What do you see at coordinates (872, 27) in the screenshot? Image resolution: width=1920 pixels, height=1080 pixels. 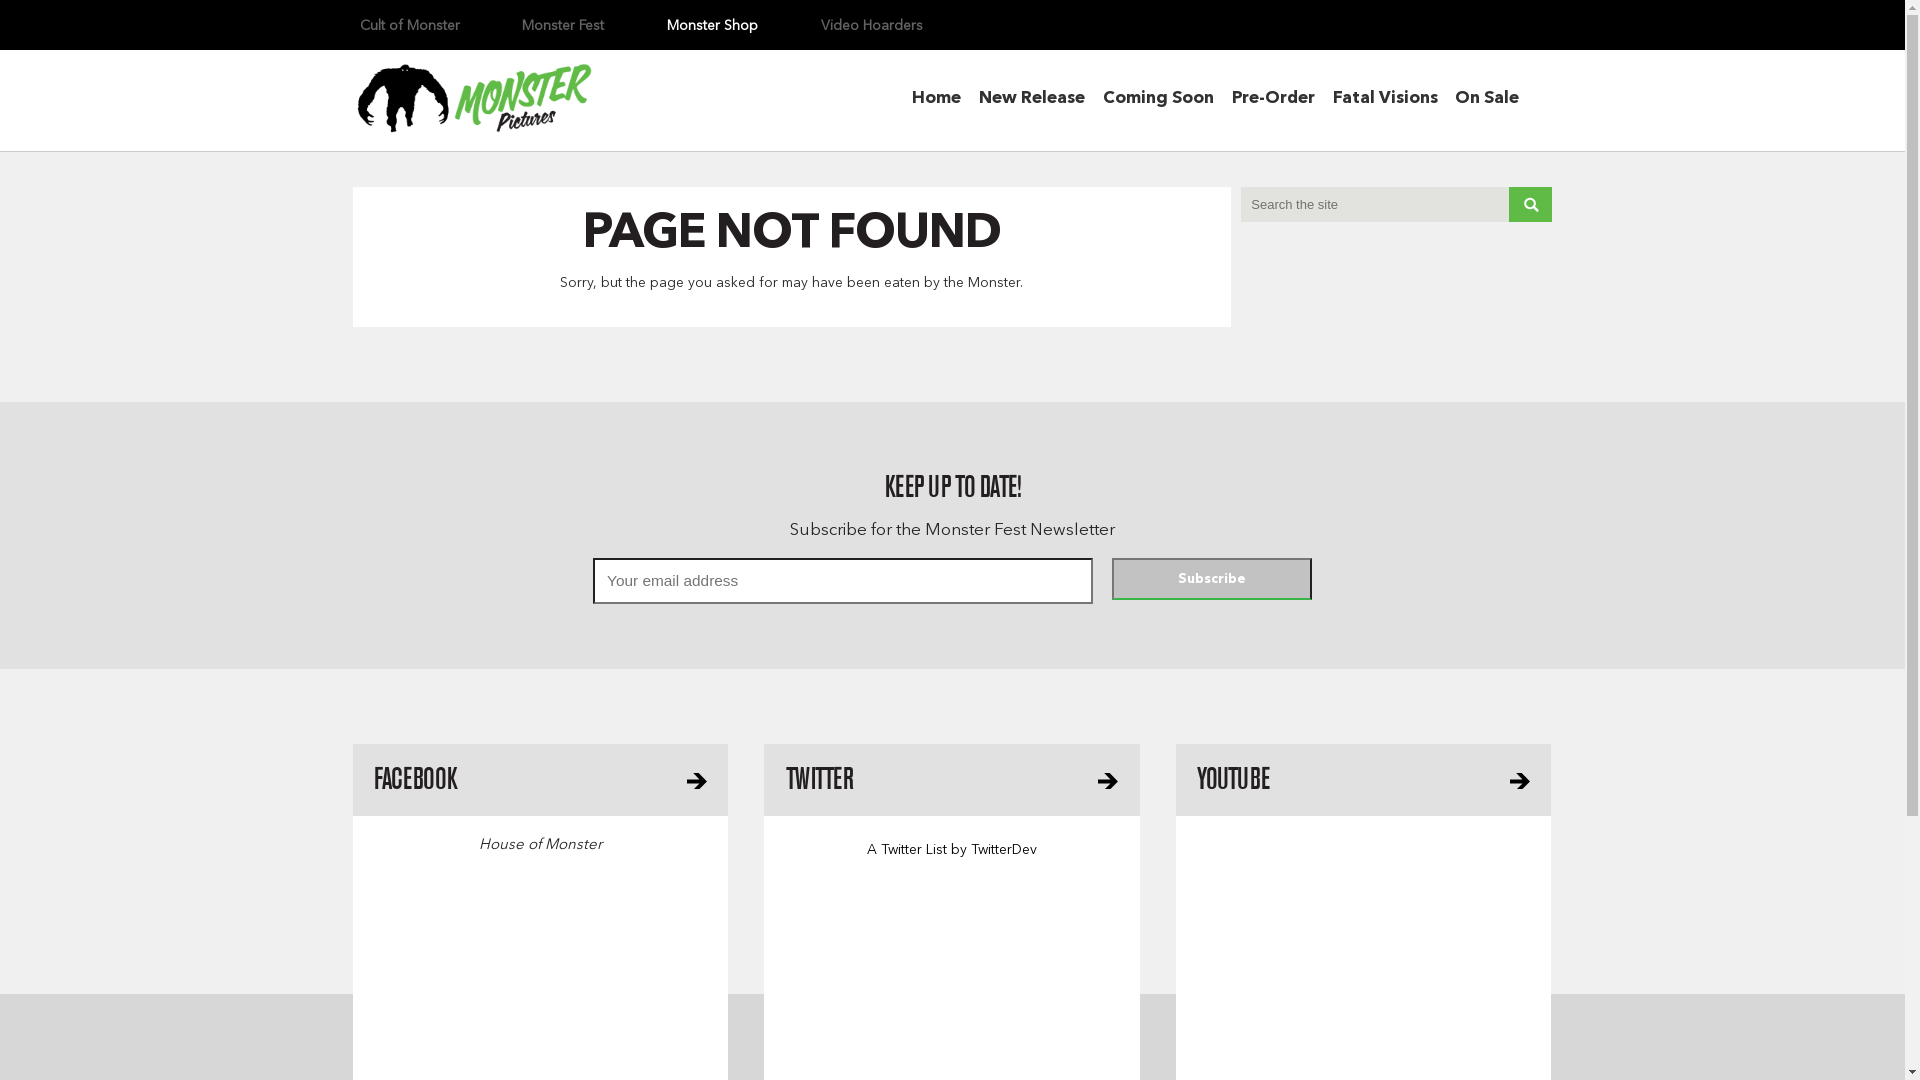 I see `'Video Hoarders'` at bounding box center [872, 27].